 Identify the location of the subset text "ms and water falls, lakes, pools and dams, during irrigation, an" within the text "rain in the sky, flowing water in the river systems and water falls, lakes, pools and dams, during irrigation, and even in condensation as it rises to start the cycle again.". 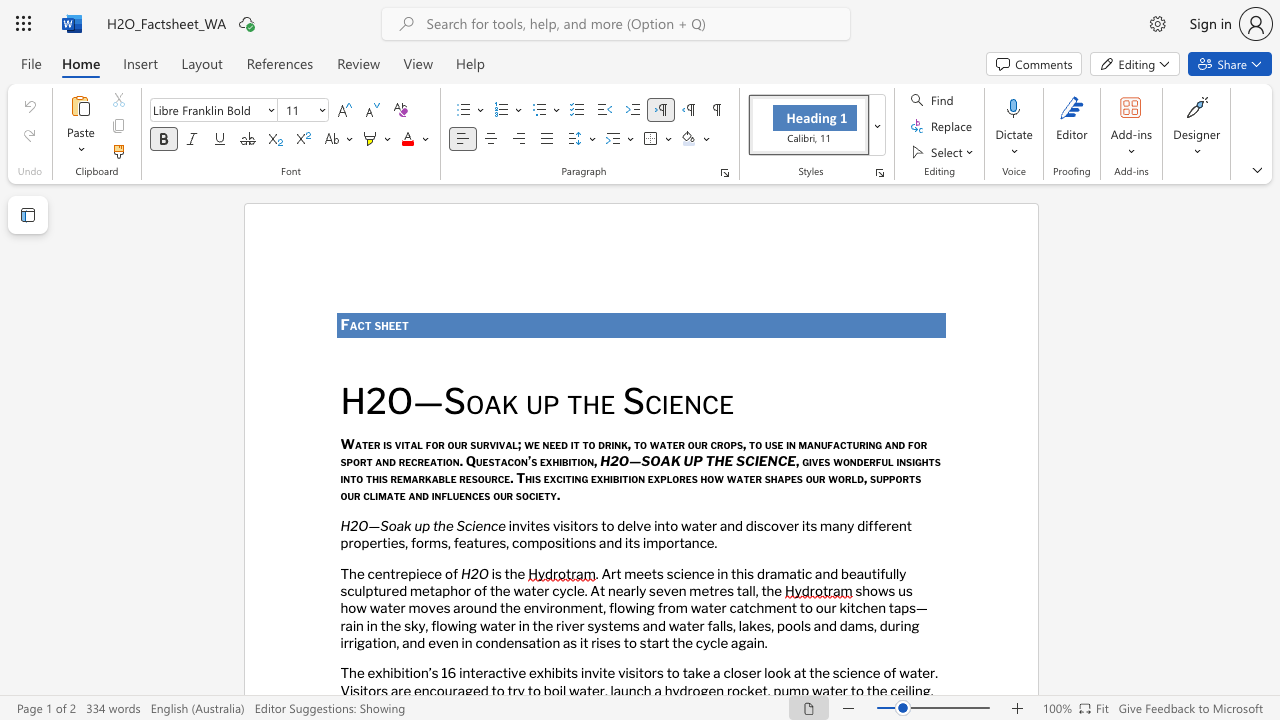
(620, 624).